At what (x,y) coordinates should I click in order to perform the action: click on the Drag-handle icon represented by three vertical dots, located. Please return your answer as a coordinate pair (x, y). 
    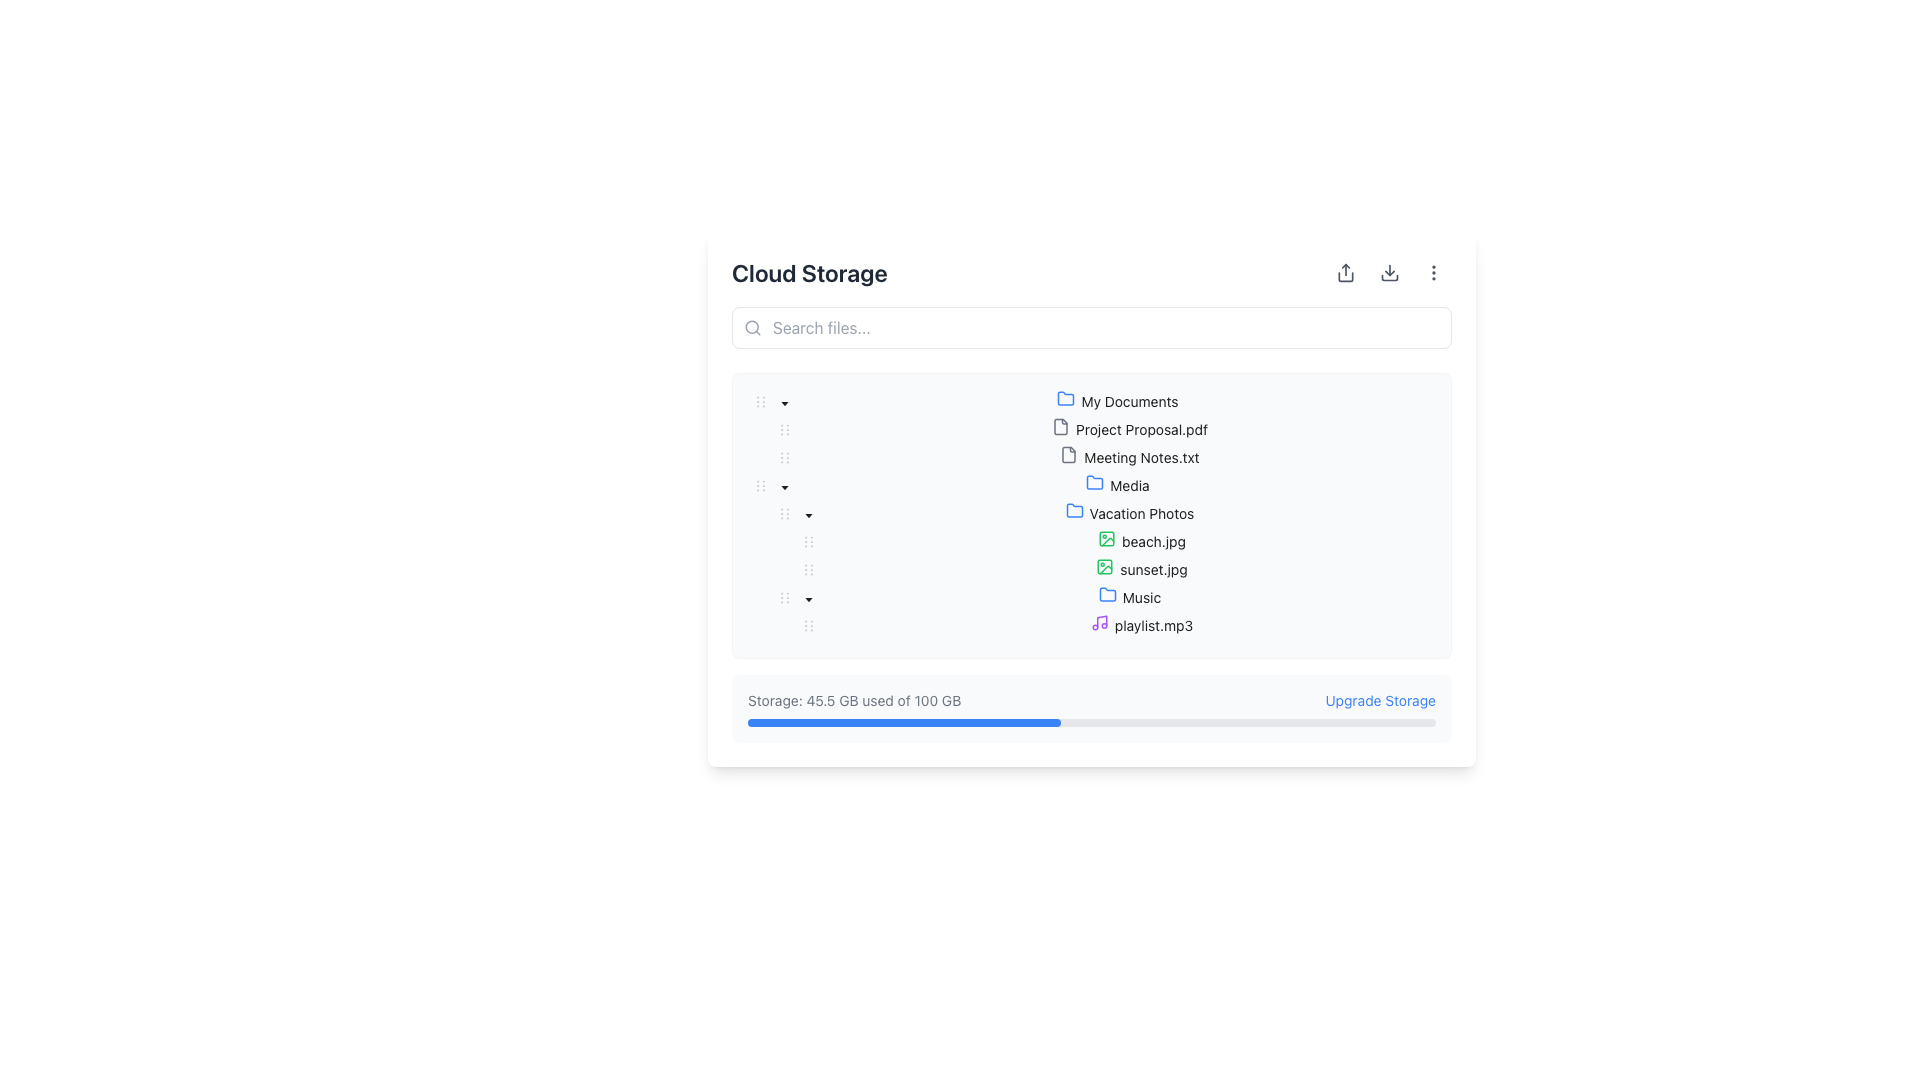
    Looking at the image, I should click on (760, 401).